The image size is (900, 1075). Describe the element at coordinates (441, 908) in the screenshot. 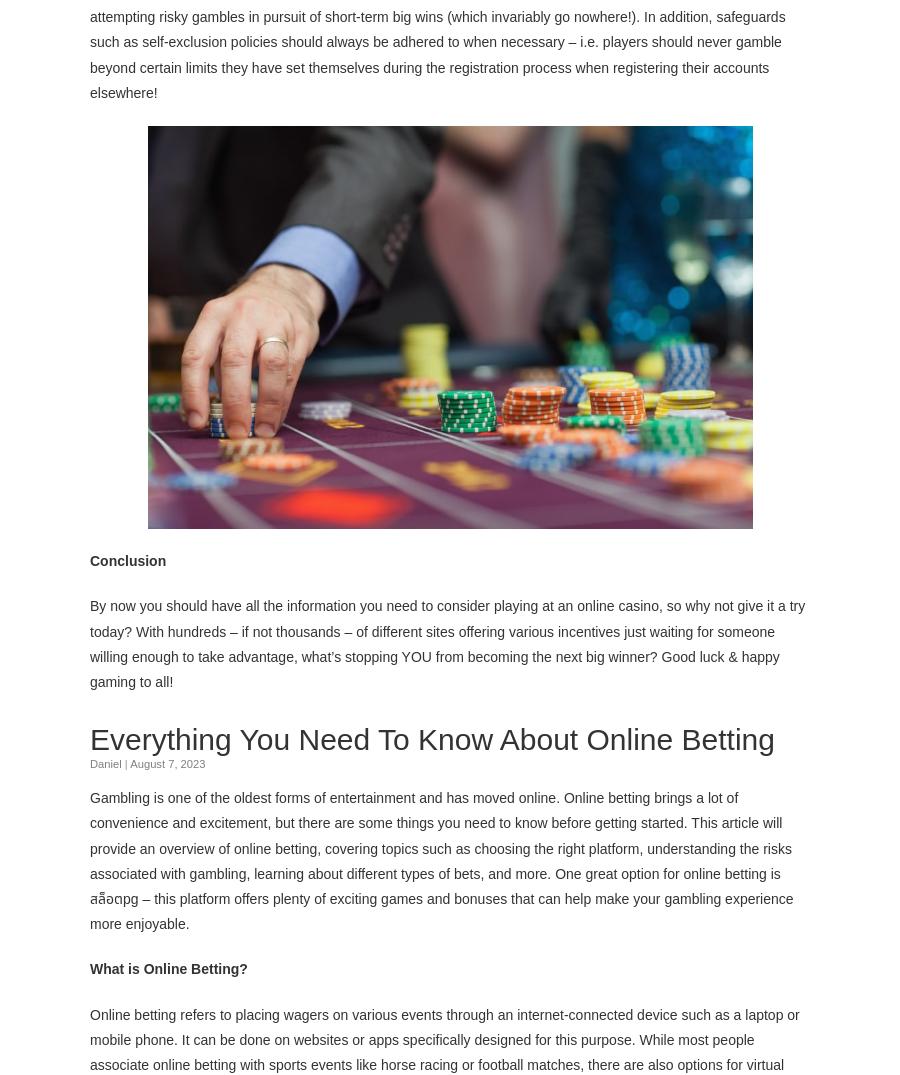

I see `'– this platform offers plenty of exciting games and bonuses that can help make your gambling experience more enjoyable.'` at that location.